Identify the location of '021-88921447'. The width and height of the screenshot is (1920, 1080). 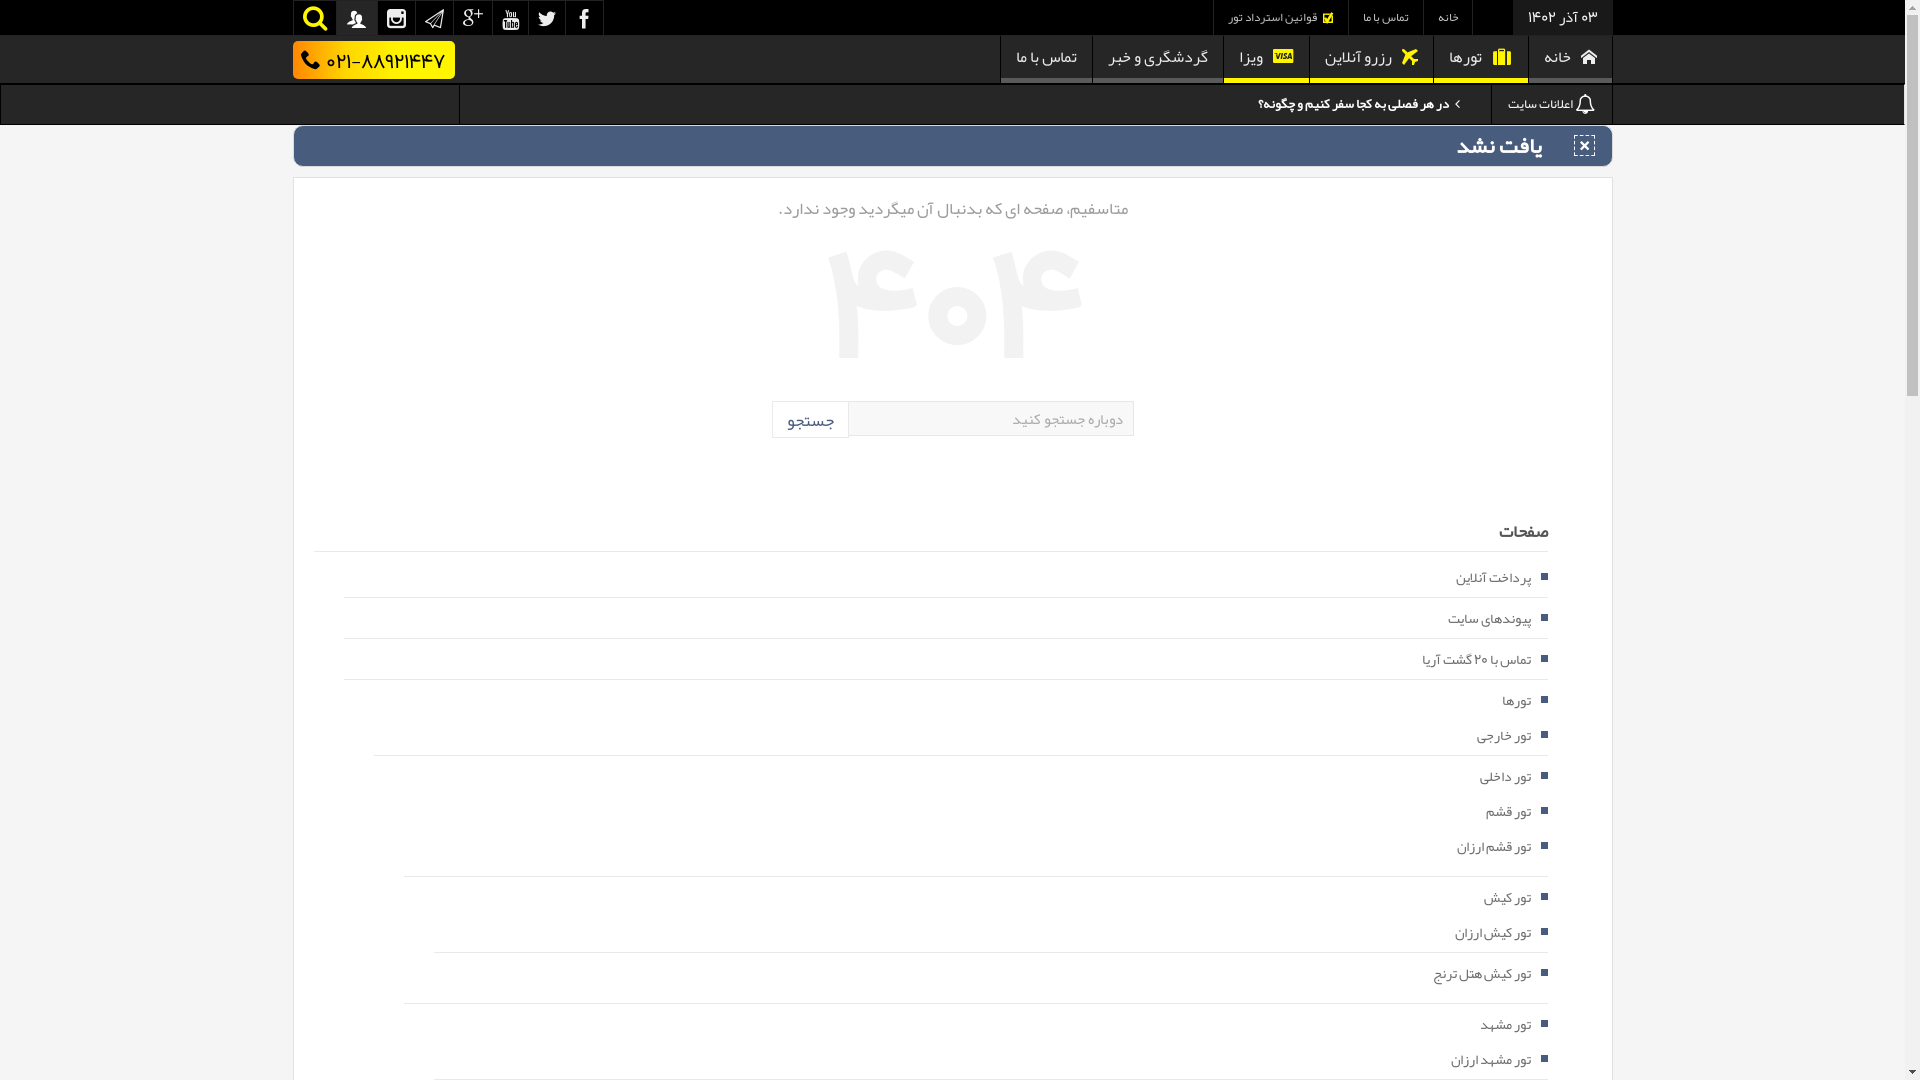
(373, 59).